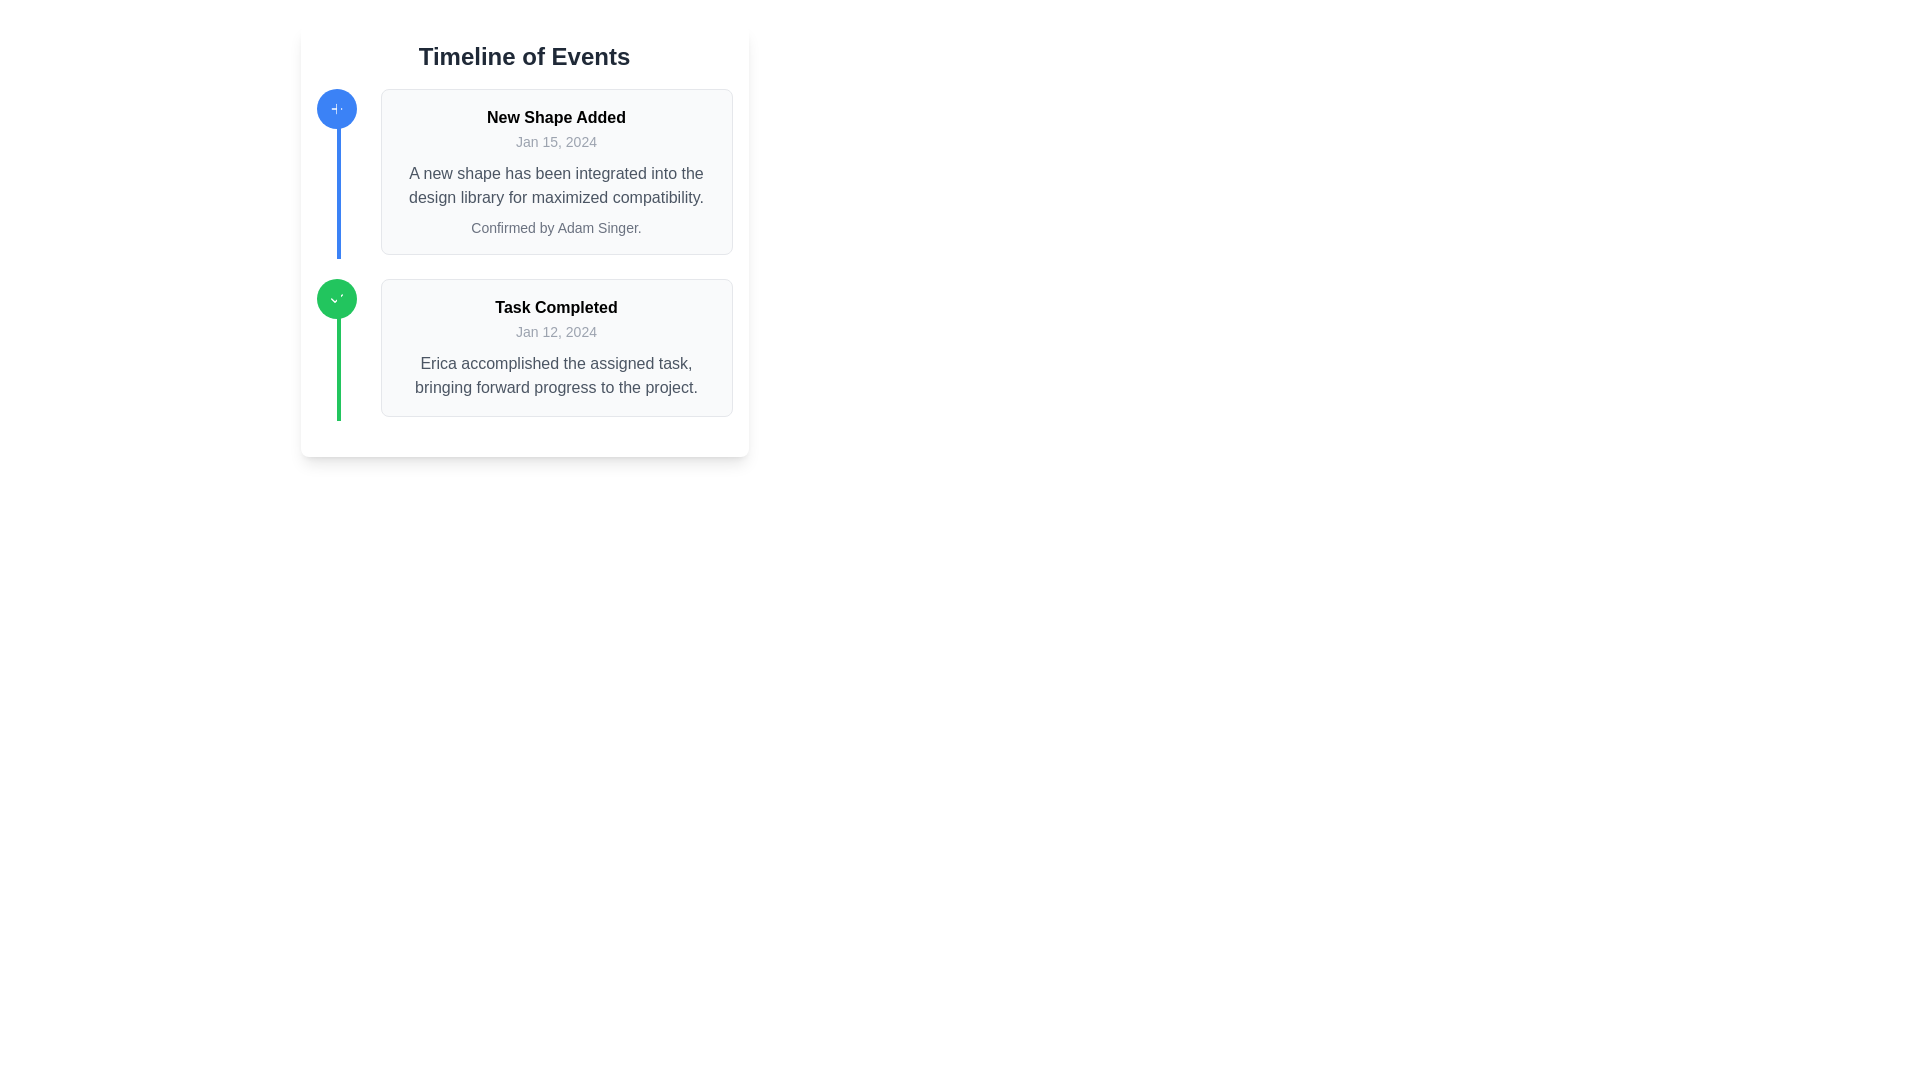  Describe the element at coordinates (336, 108) in the screenshot. I see `the blue circular marker icon in the timeline that signifies a new addition or event, located near the top and to the left of the 'New Shape Added' description` at that location.